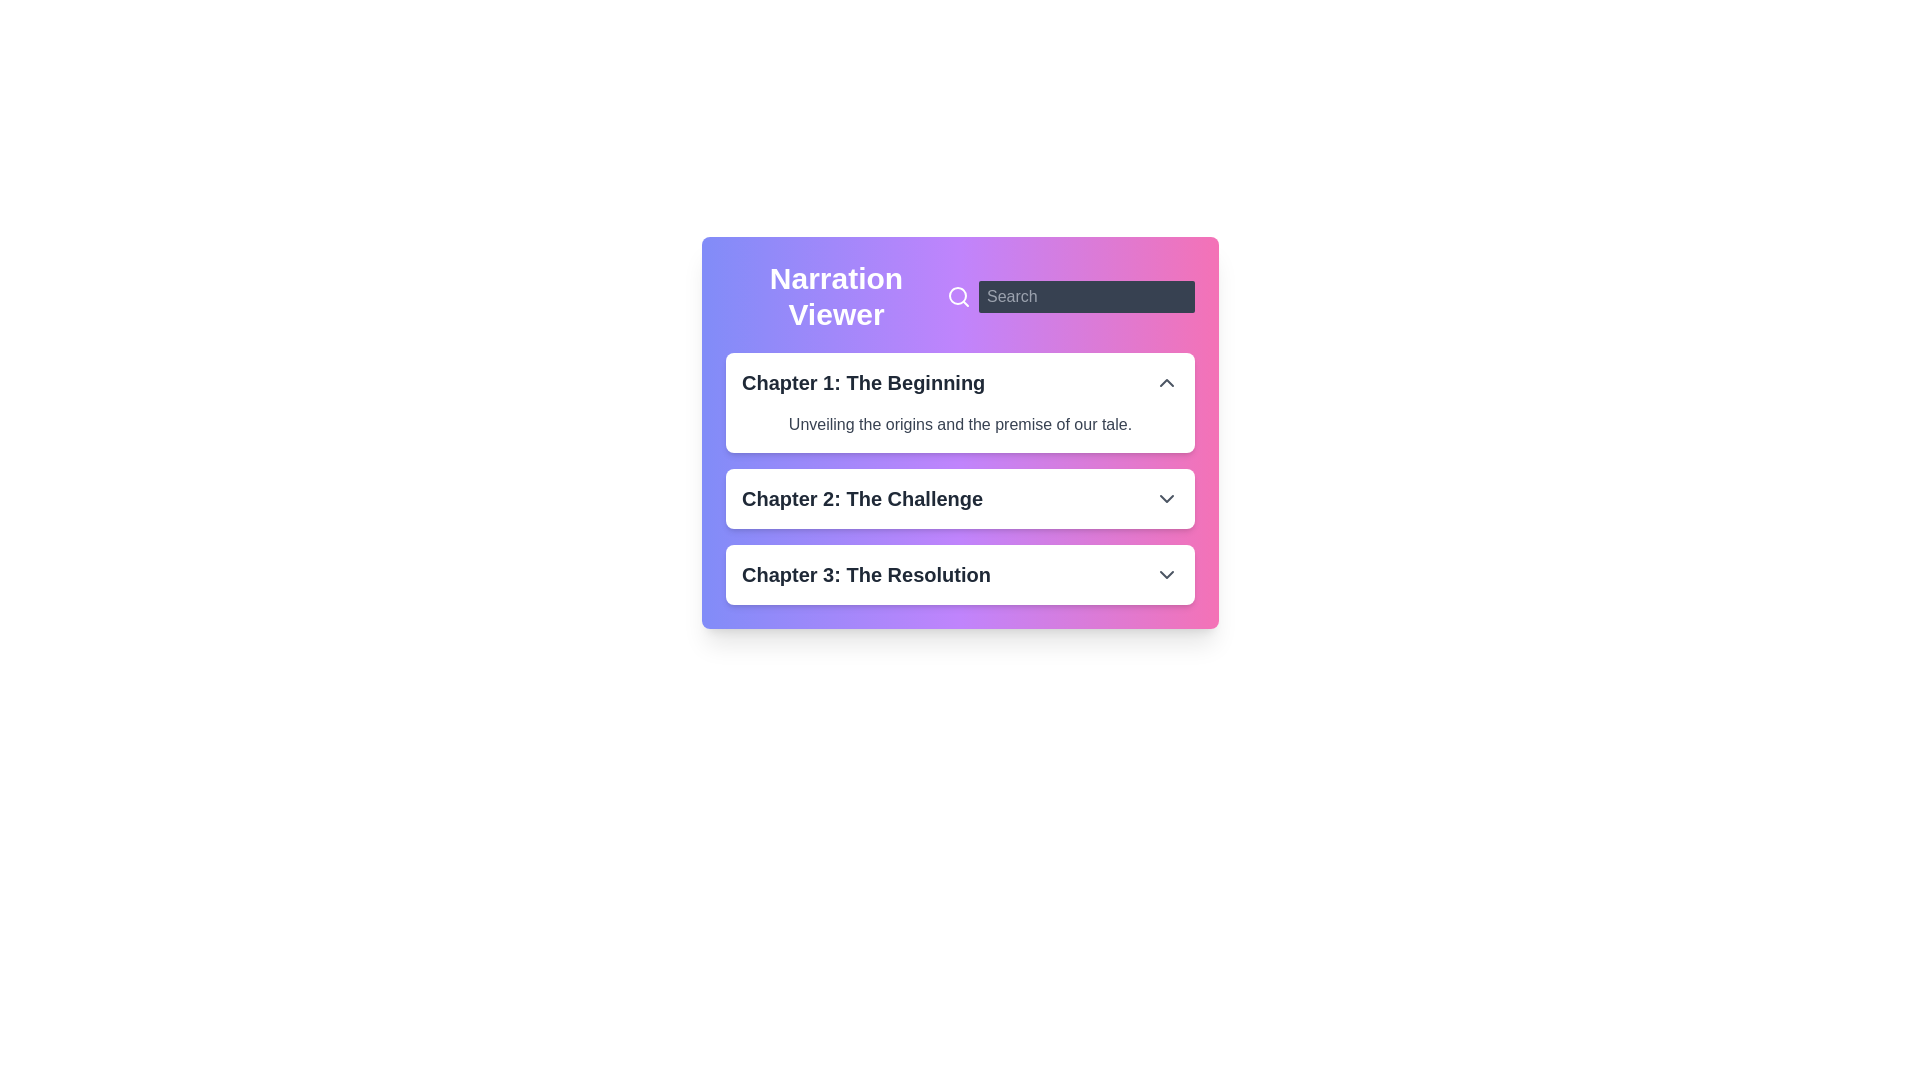  I want to click on text element displaying 'Unveiling the origins and the premise of our tale.' located below the title 'Chapter 1: The Beginning' in the content block, so click(960, 423).